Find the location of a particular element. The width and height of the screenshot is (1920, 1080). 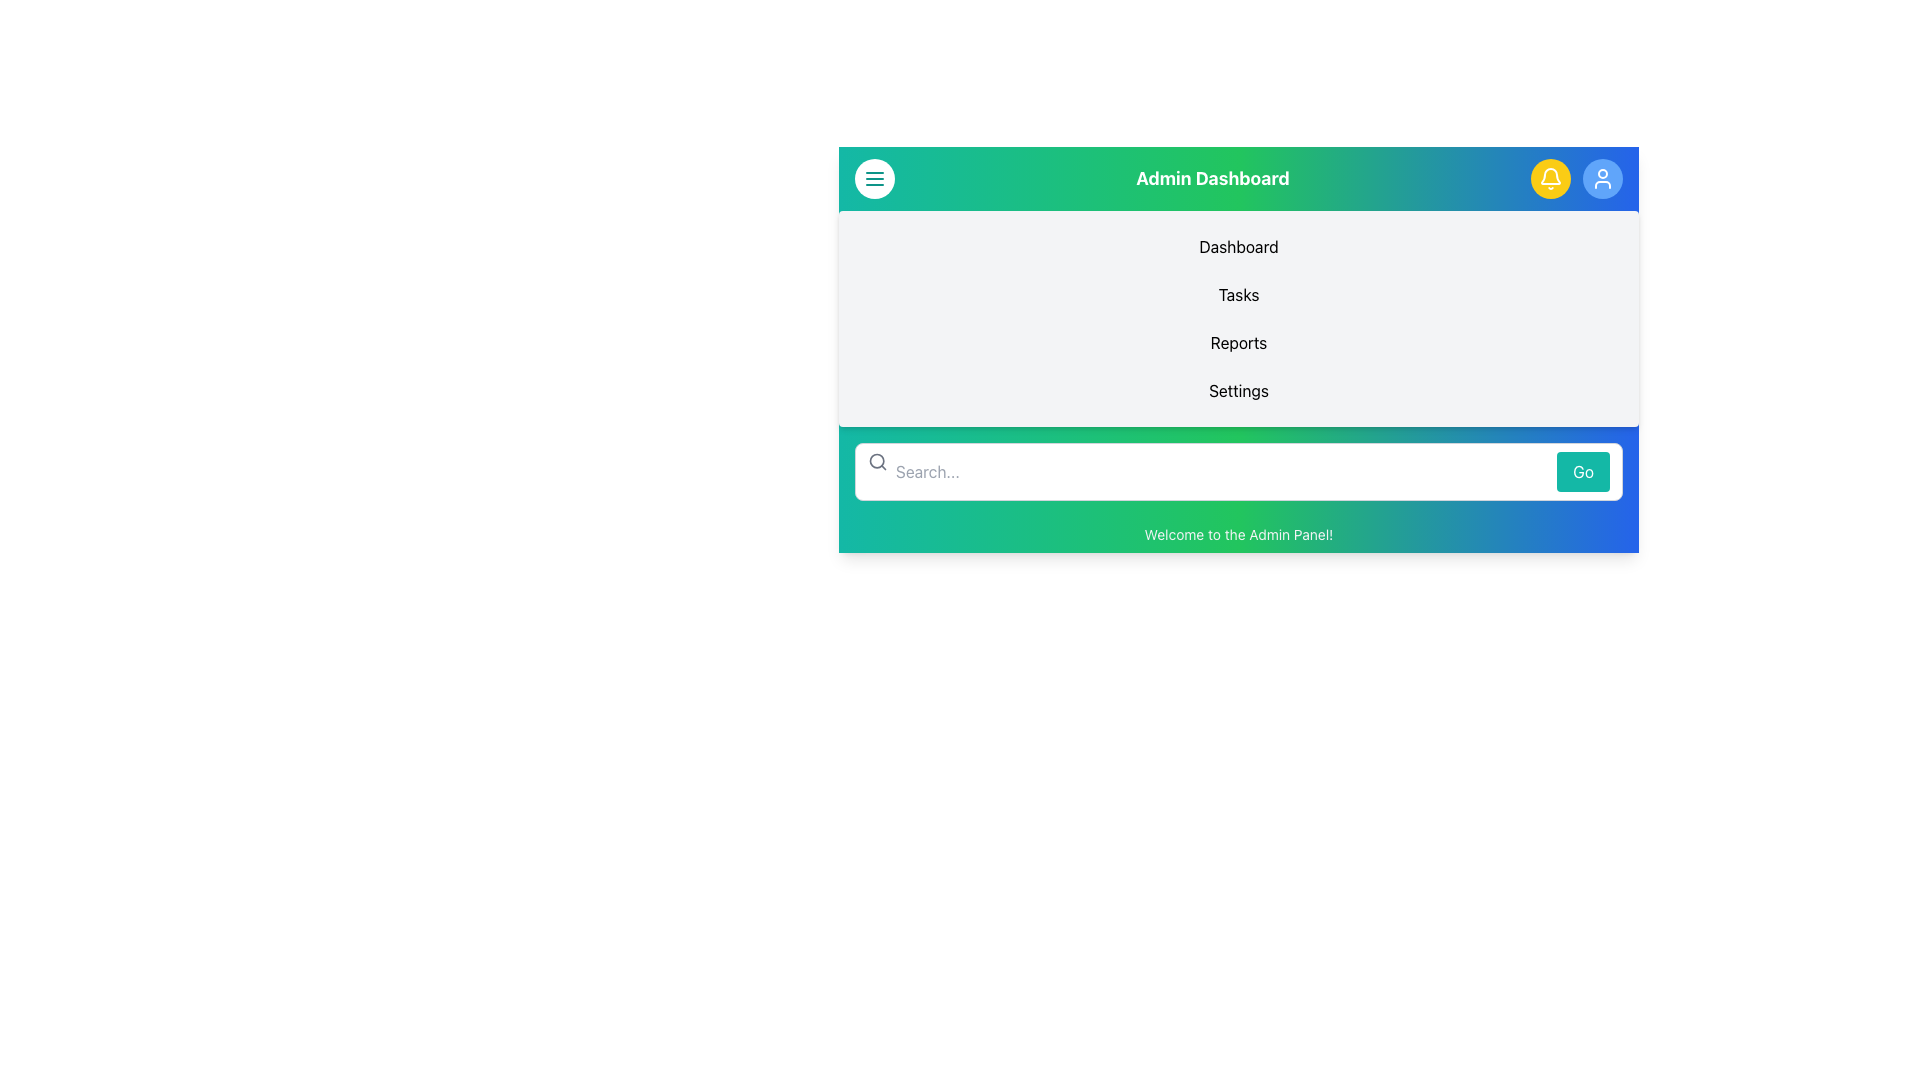

the welcome message text label located at the bottom of the admin dashboard interface, which provides an introductory remark to users is located at coordinates (1237, 534).